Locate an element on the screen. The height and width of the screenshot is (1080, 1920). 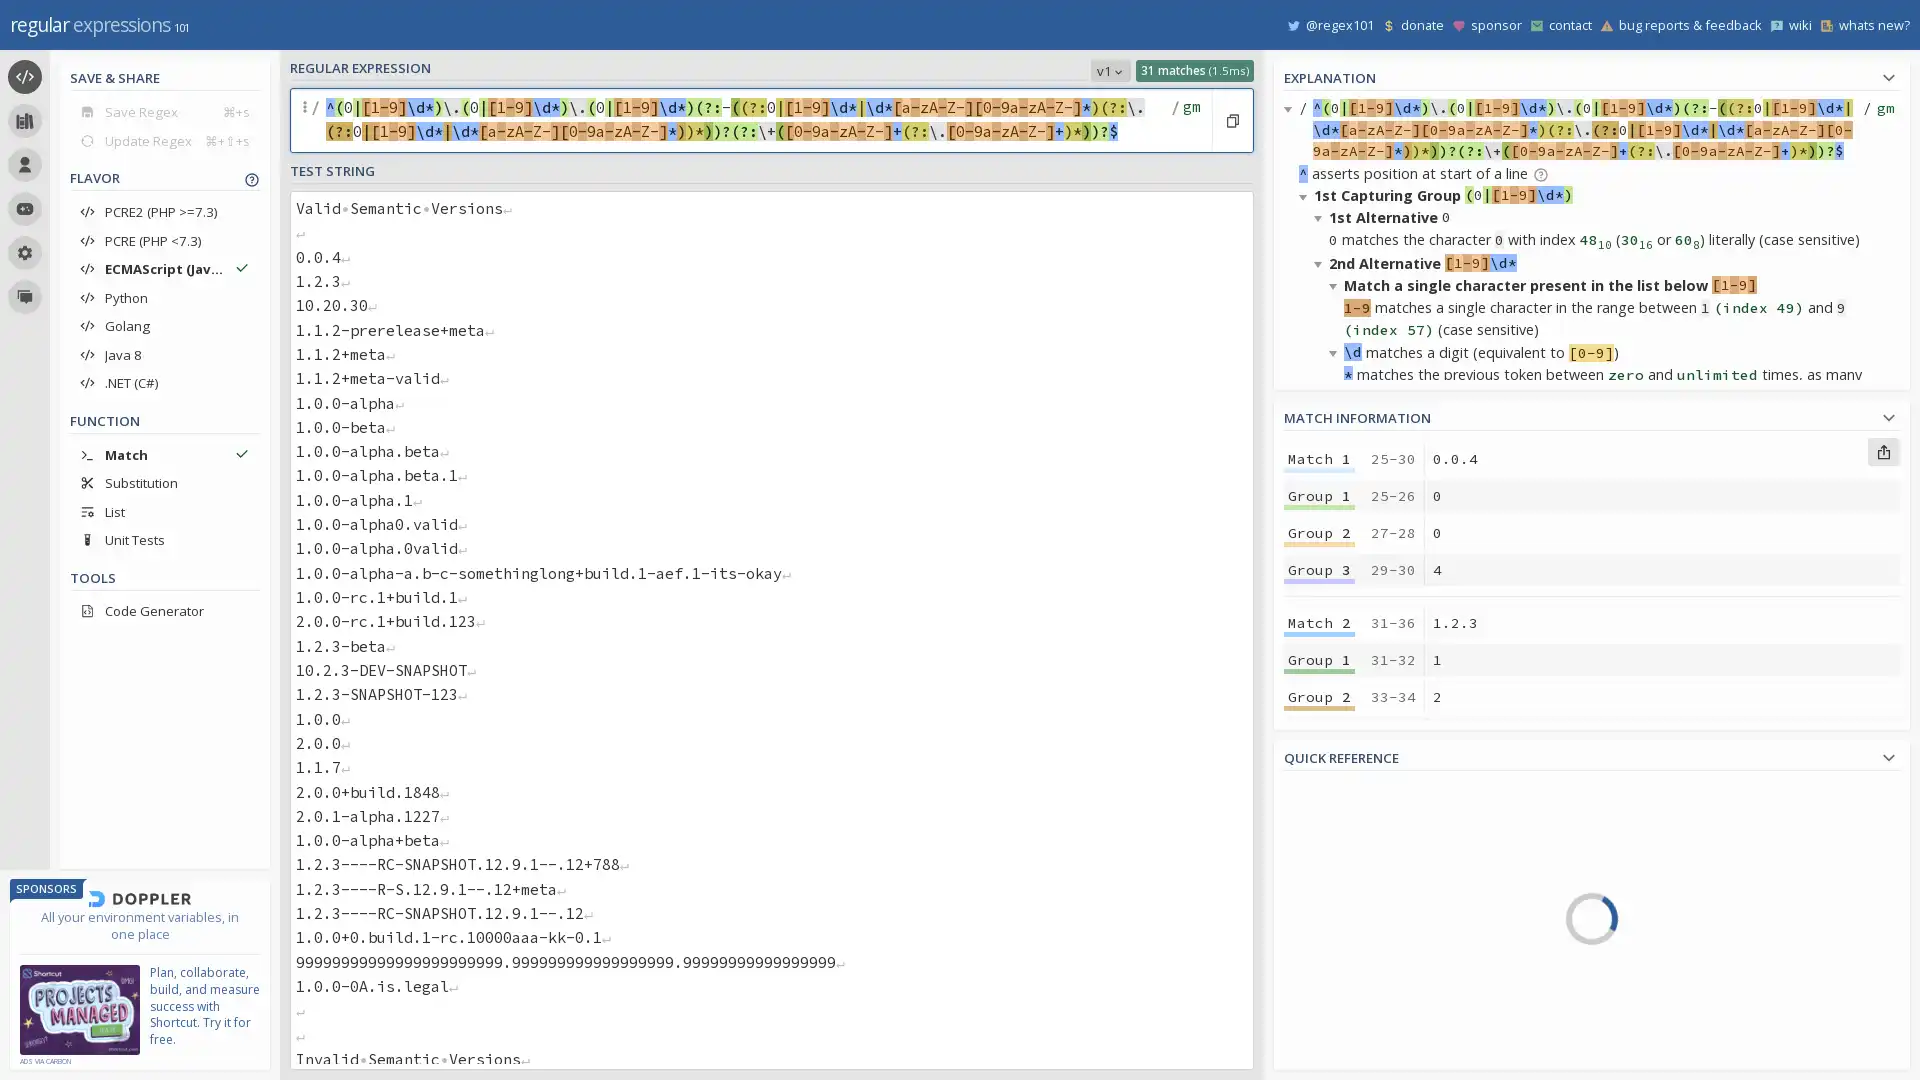
Group 3 is located at coordinates (1319, 733).